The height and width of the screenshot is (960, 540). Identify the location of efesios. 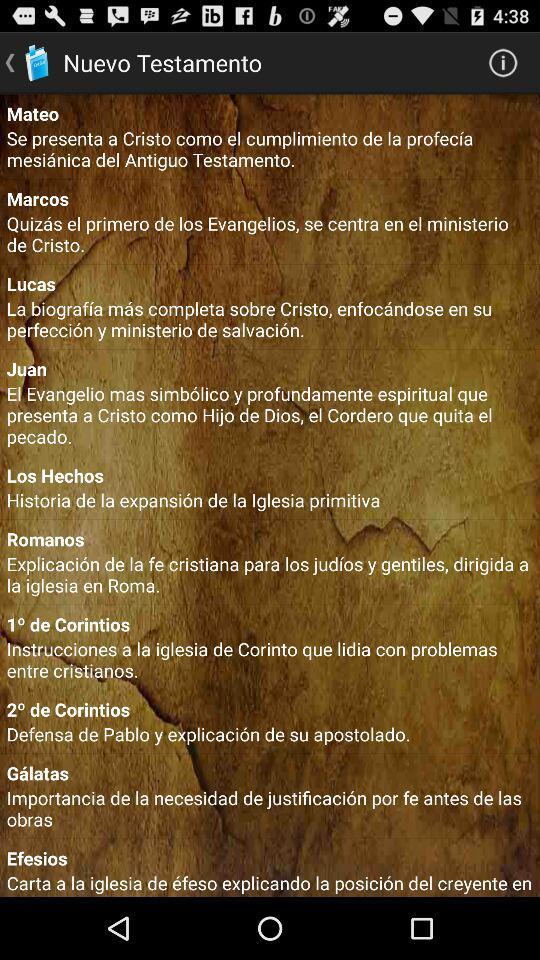
(270, 857).